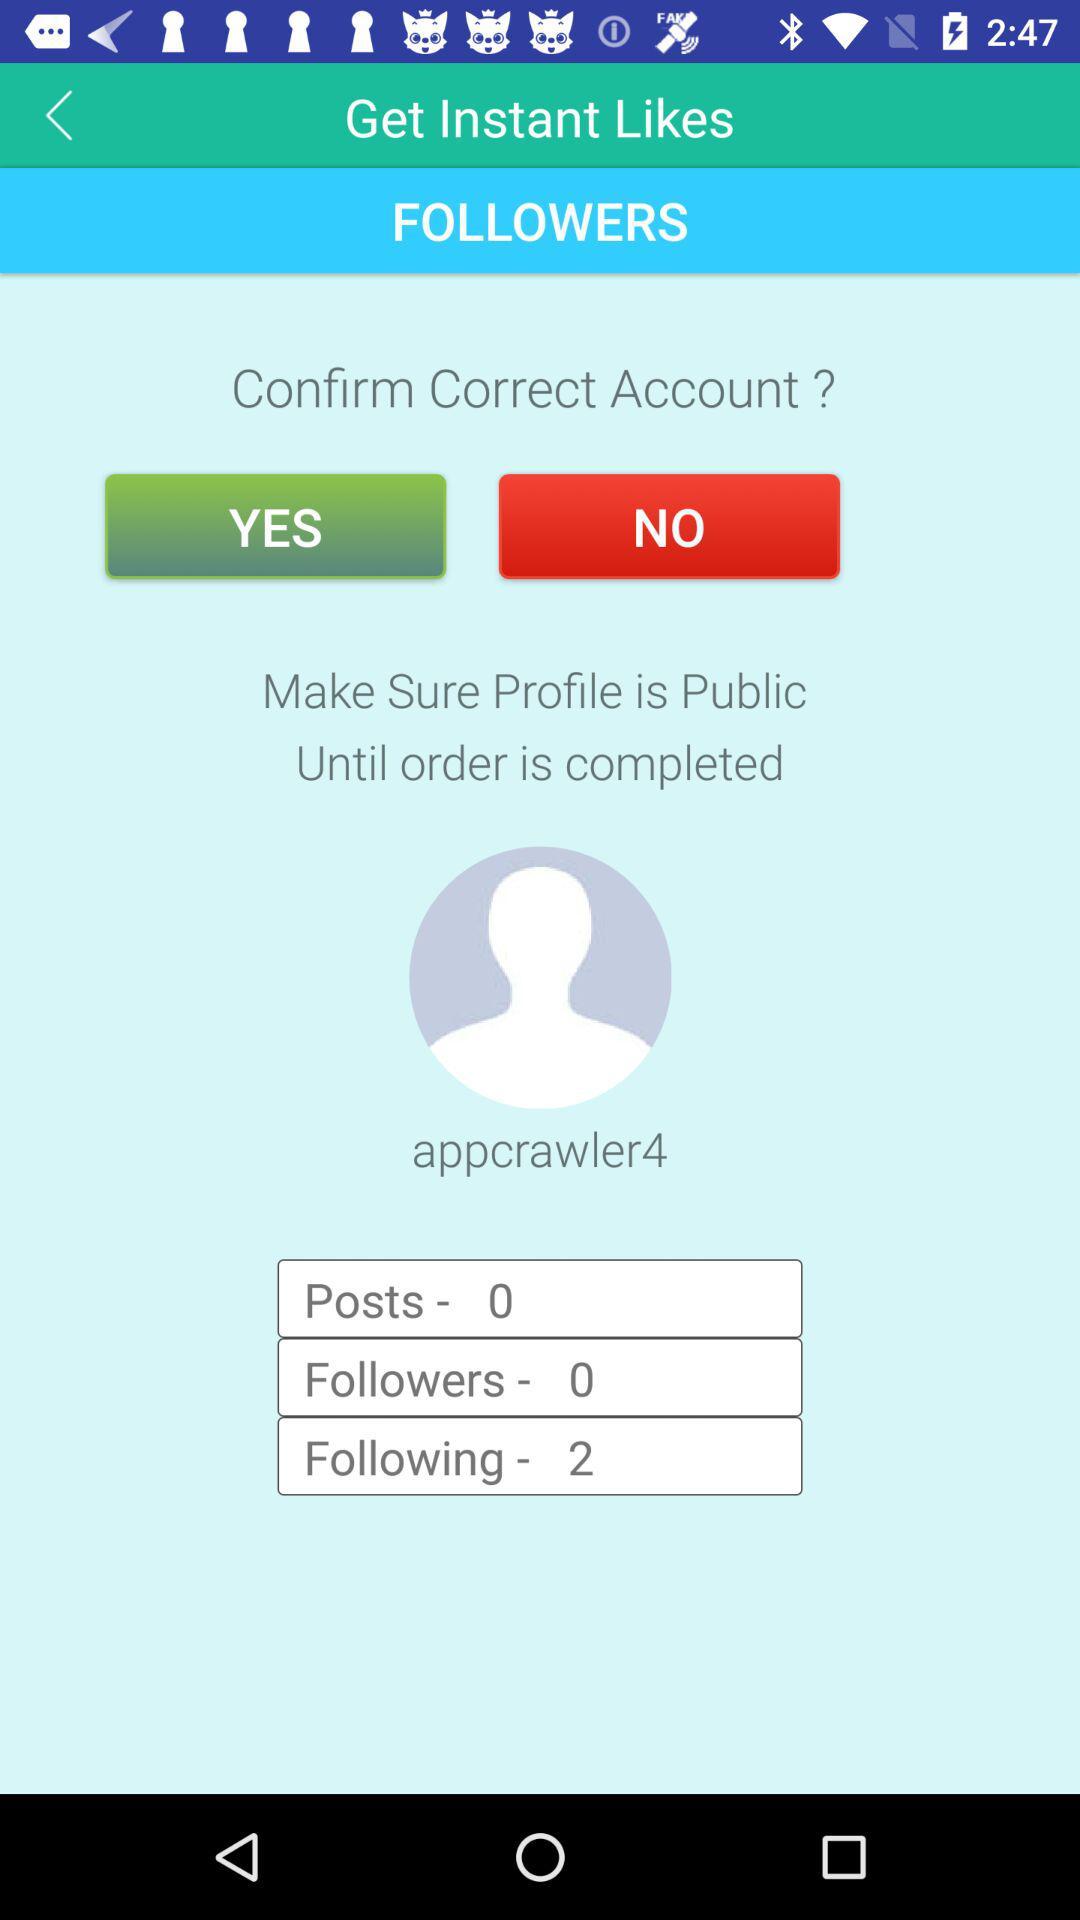 This screenshot has height=1920, width=1080. Describe the element at coordinates (58, 114) in the screenshot. I see `icon next to the get instant likes item` at that location.